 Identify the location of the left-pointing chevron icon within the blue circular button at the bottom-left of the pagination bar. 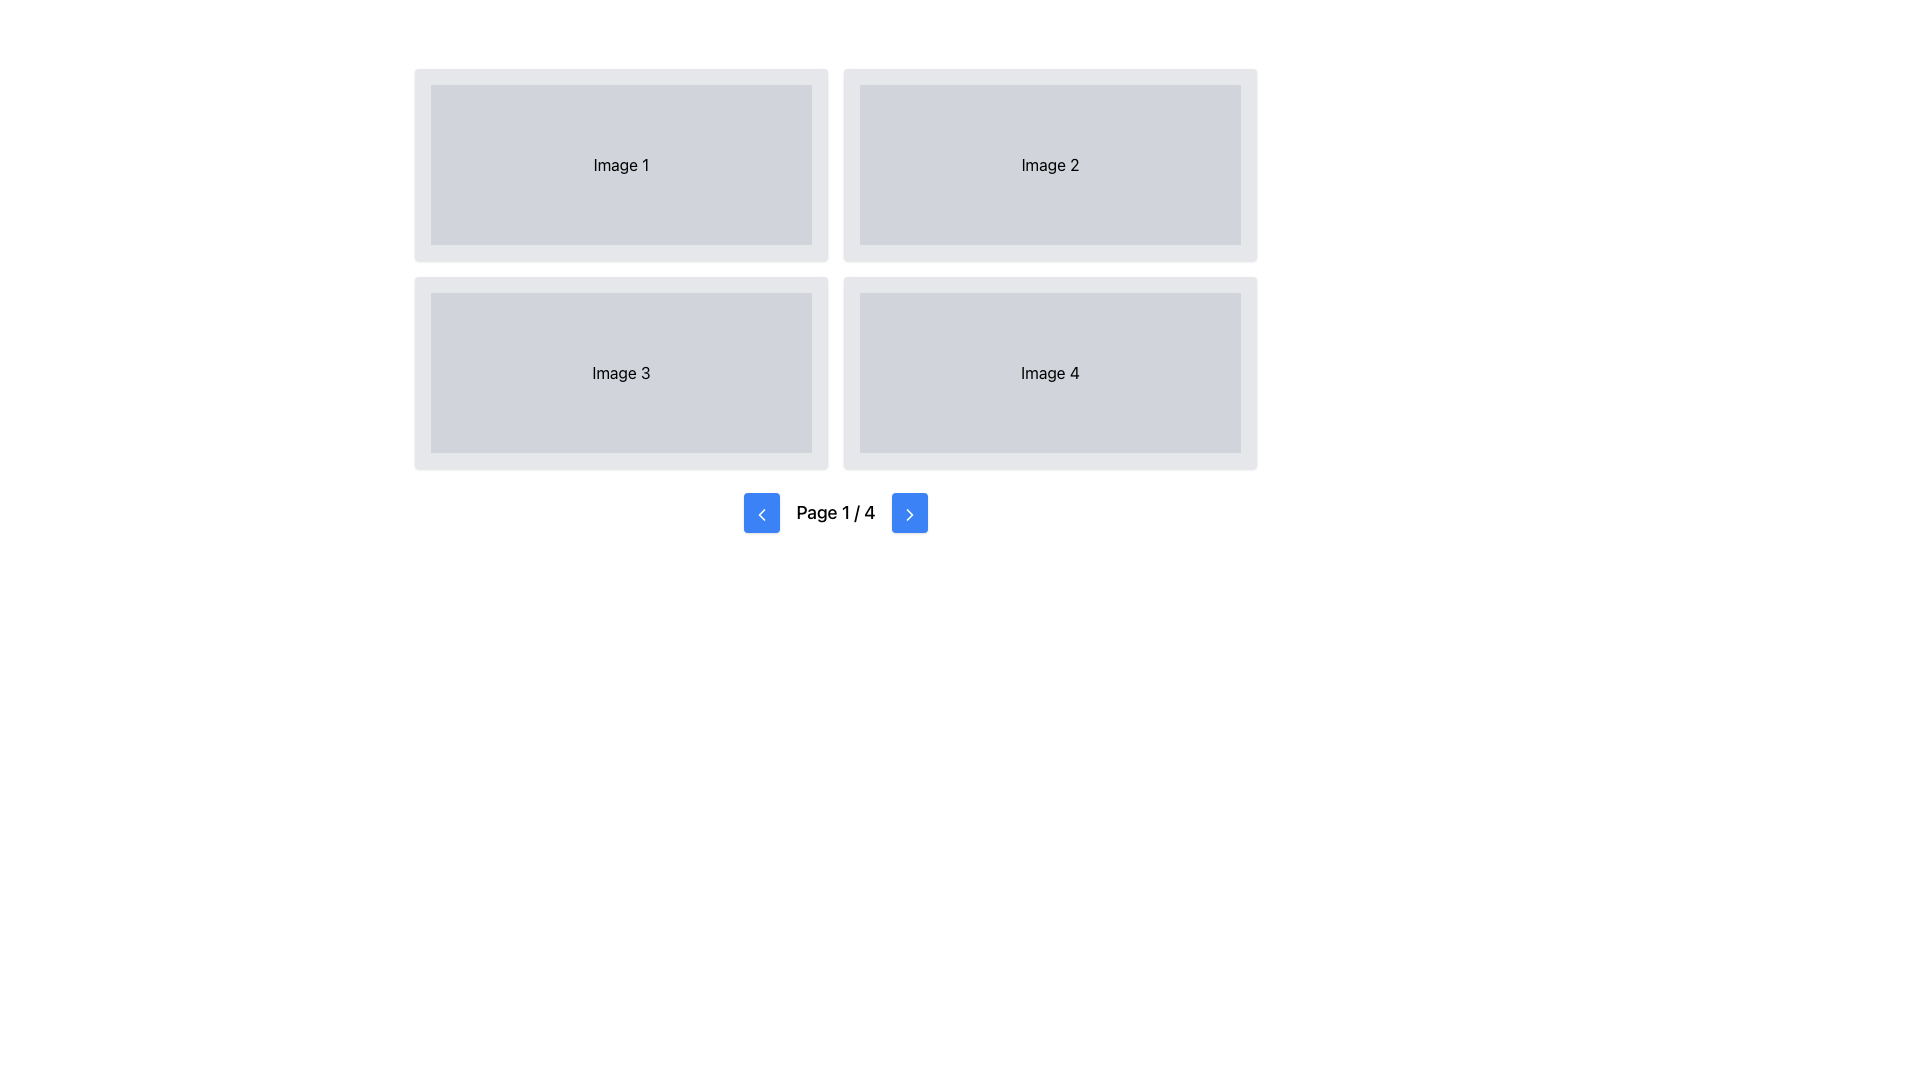
(761, 513).